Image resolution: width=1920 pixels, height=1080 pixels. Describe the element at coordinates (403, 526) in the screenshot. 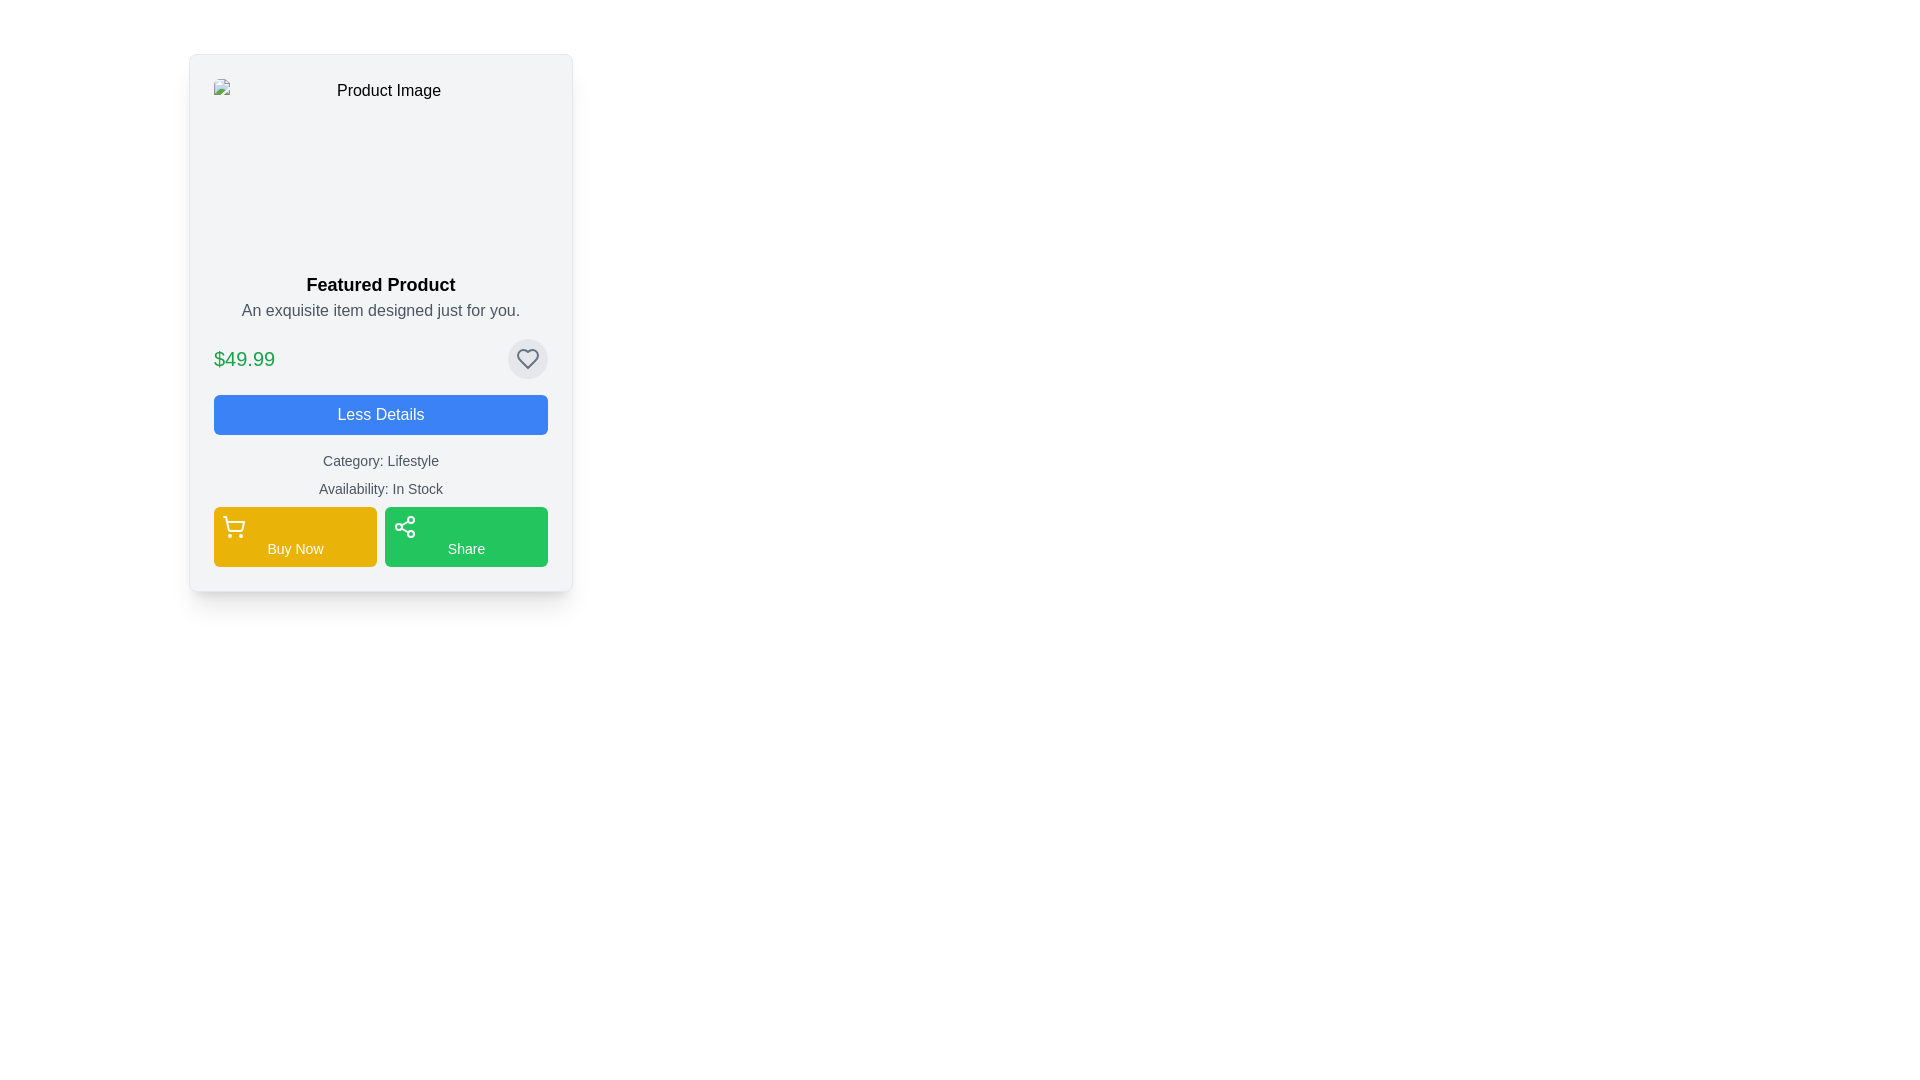

I see `the share icon in the green 'Share' button located at the bottom right section of the interface` at that location.